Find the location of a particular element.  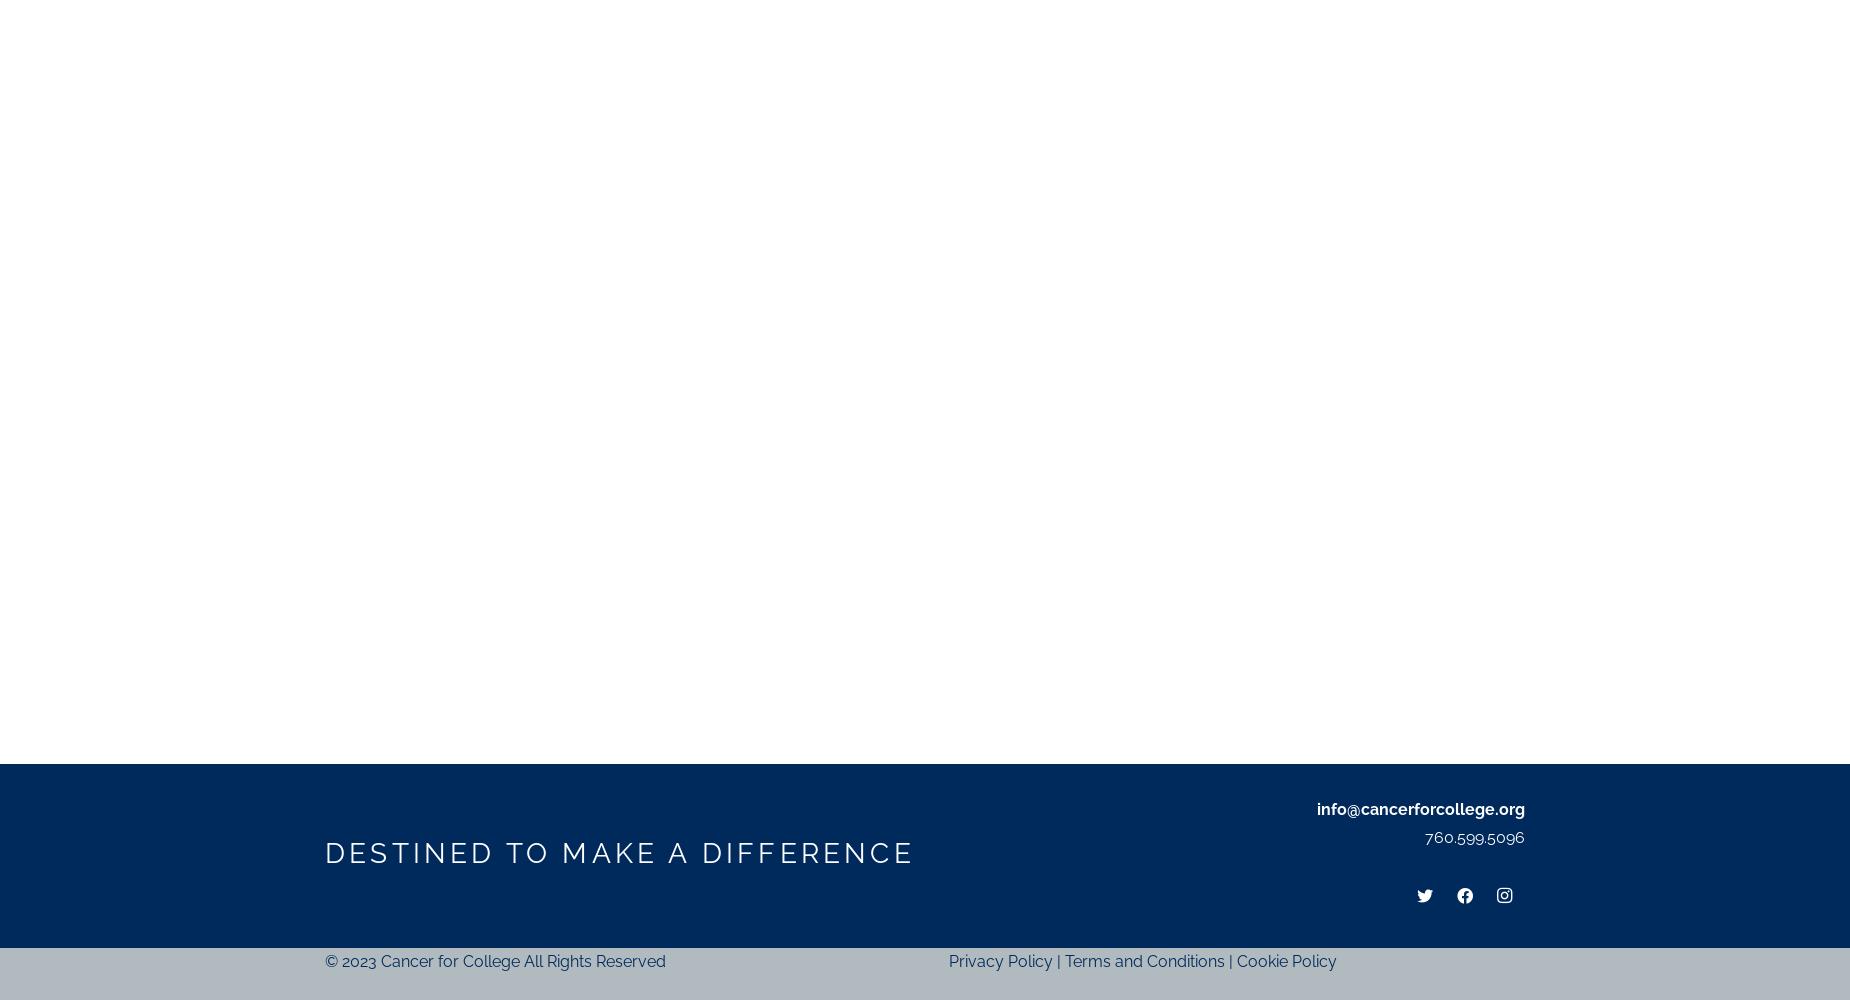

'DESTINED TO MAKE A DIFFERENCE' is located at coordinates (619, 852).